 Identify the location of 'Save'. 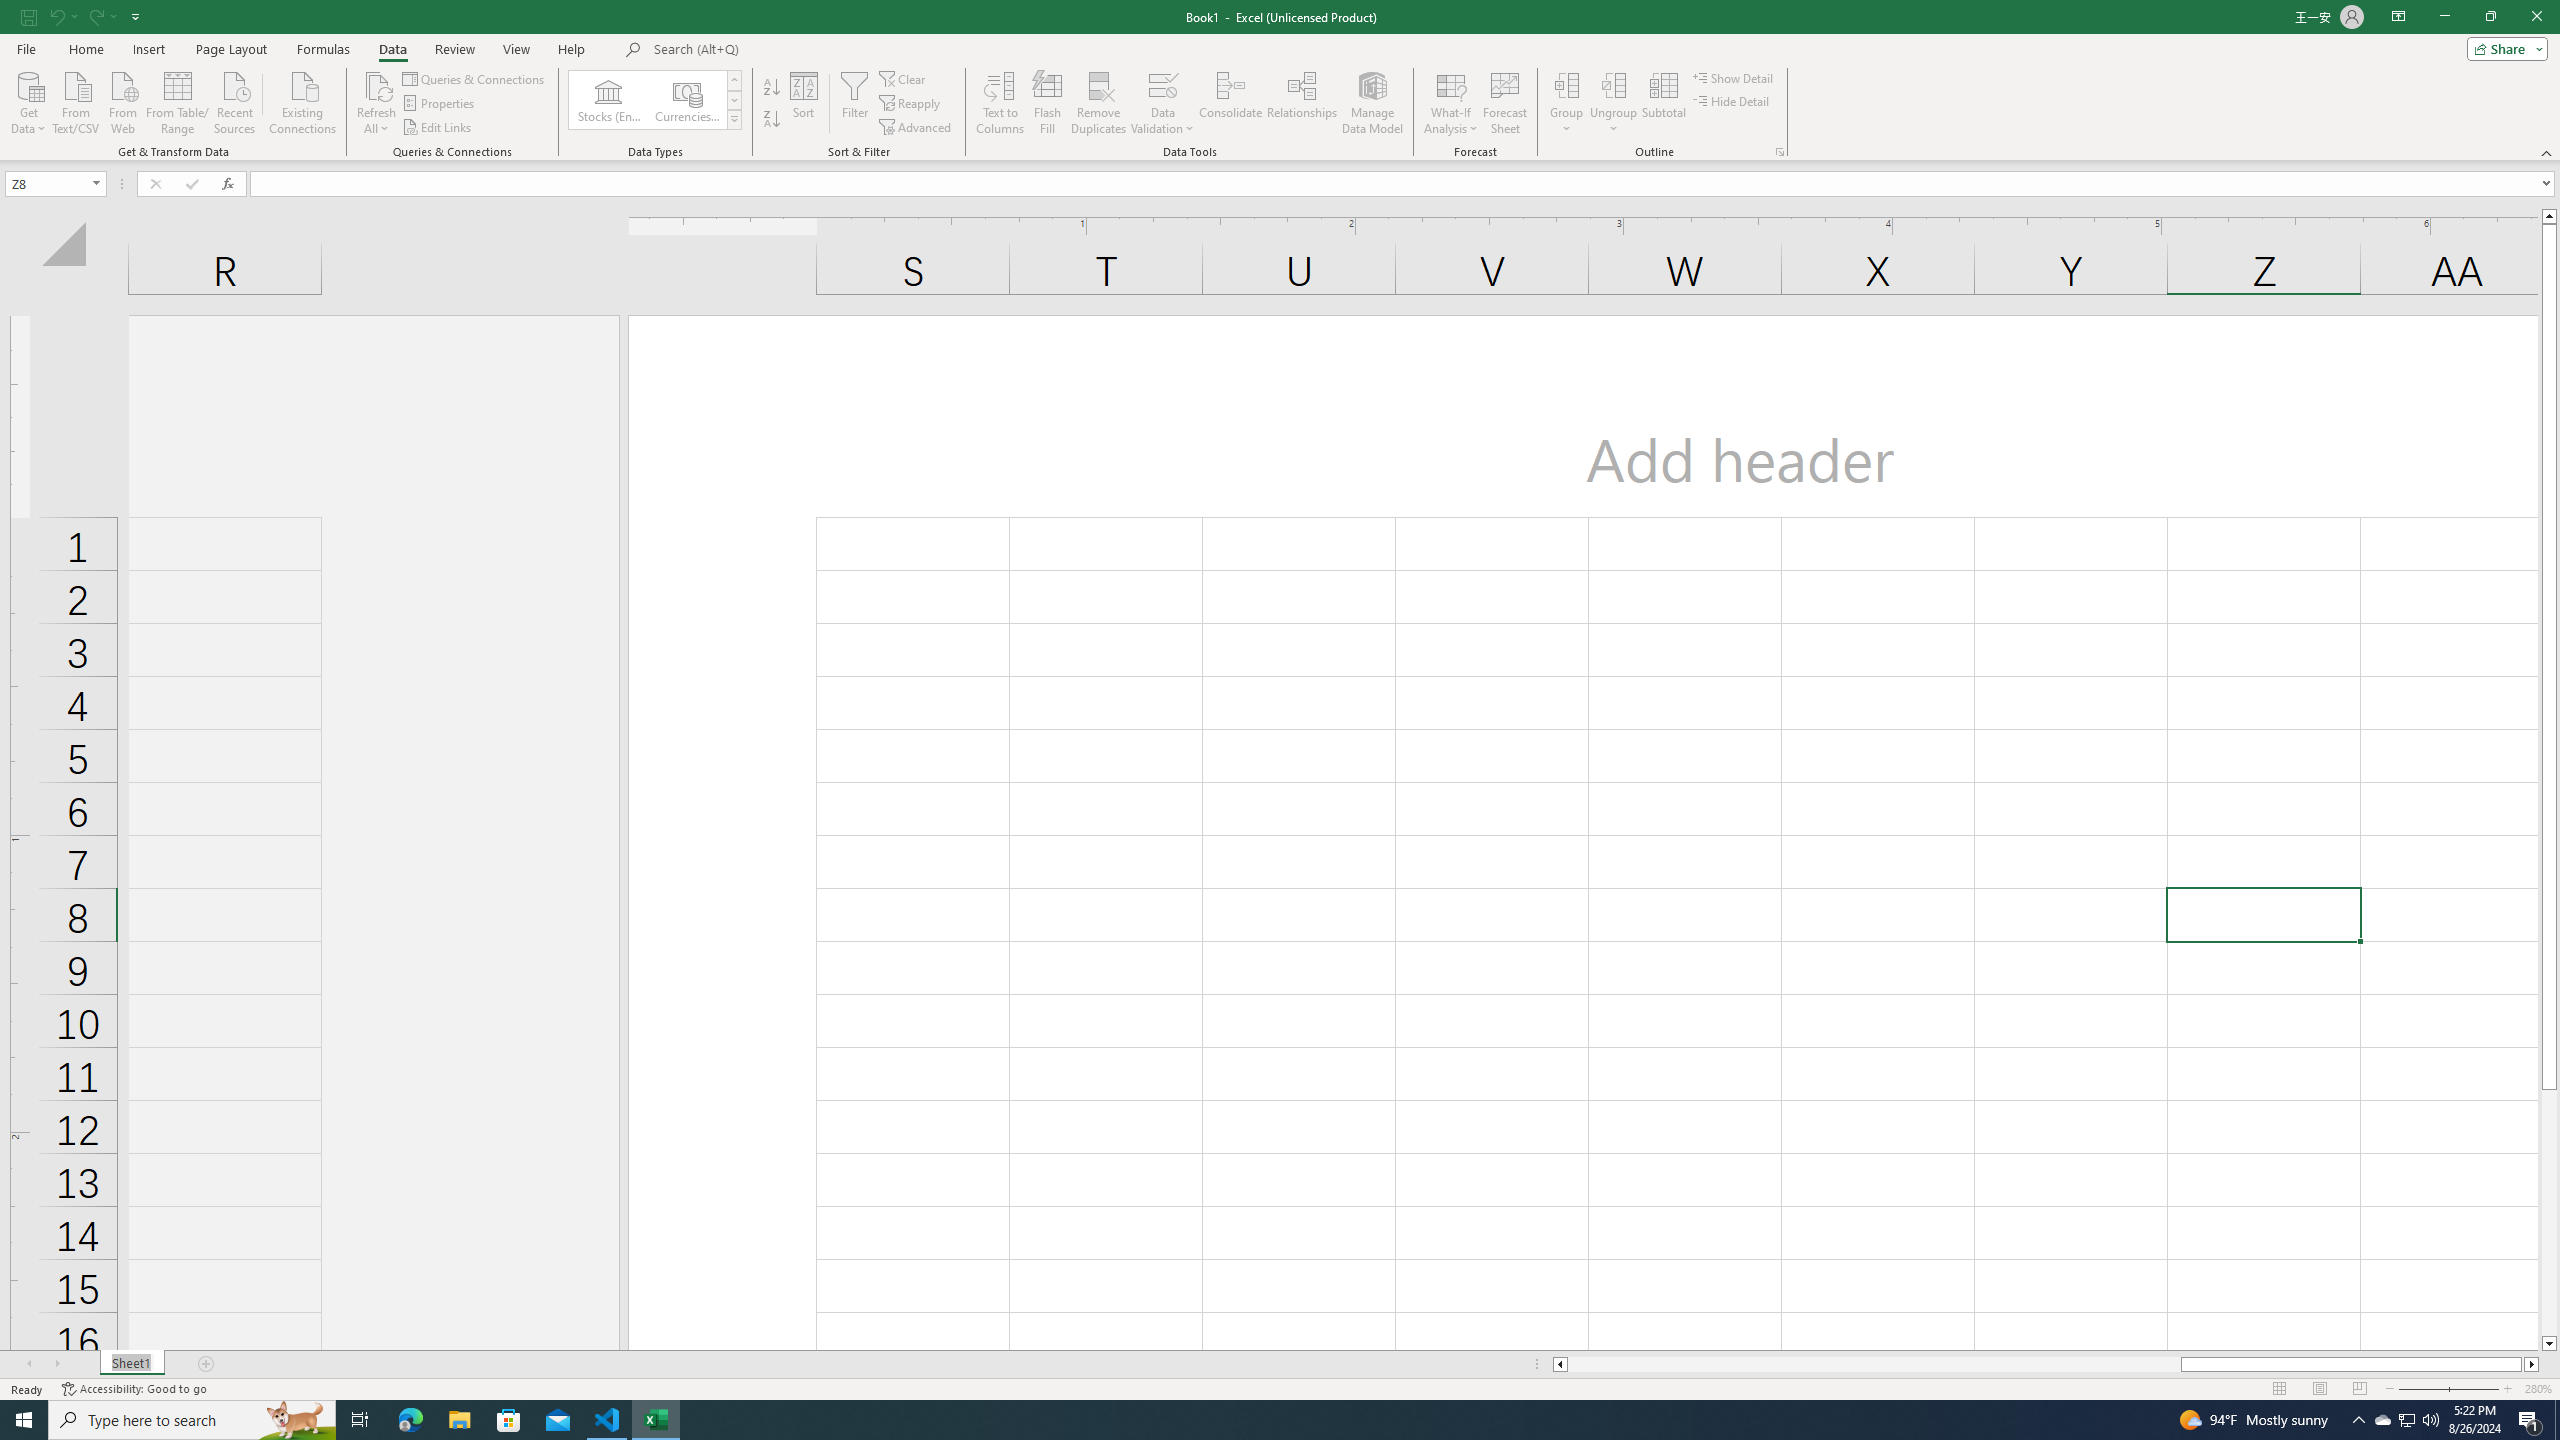
(28, 15).